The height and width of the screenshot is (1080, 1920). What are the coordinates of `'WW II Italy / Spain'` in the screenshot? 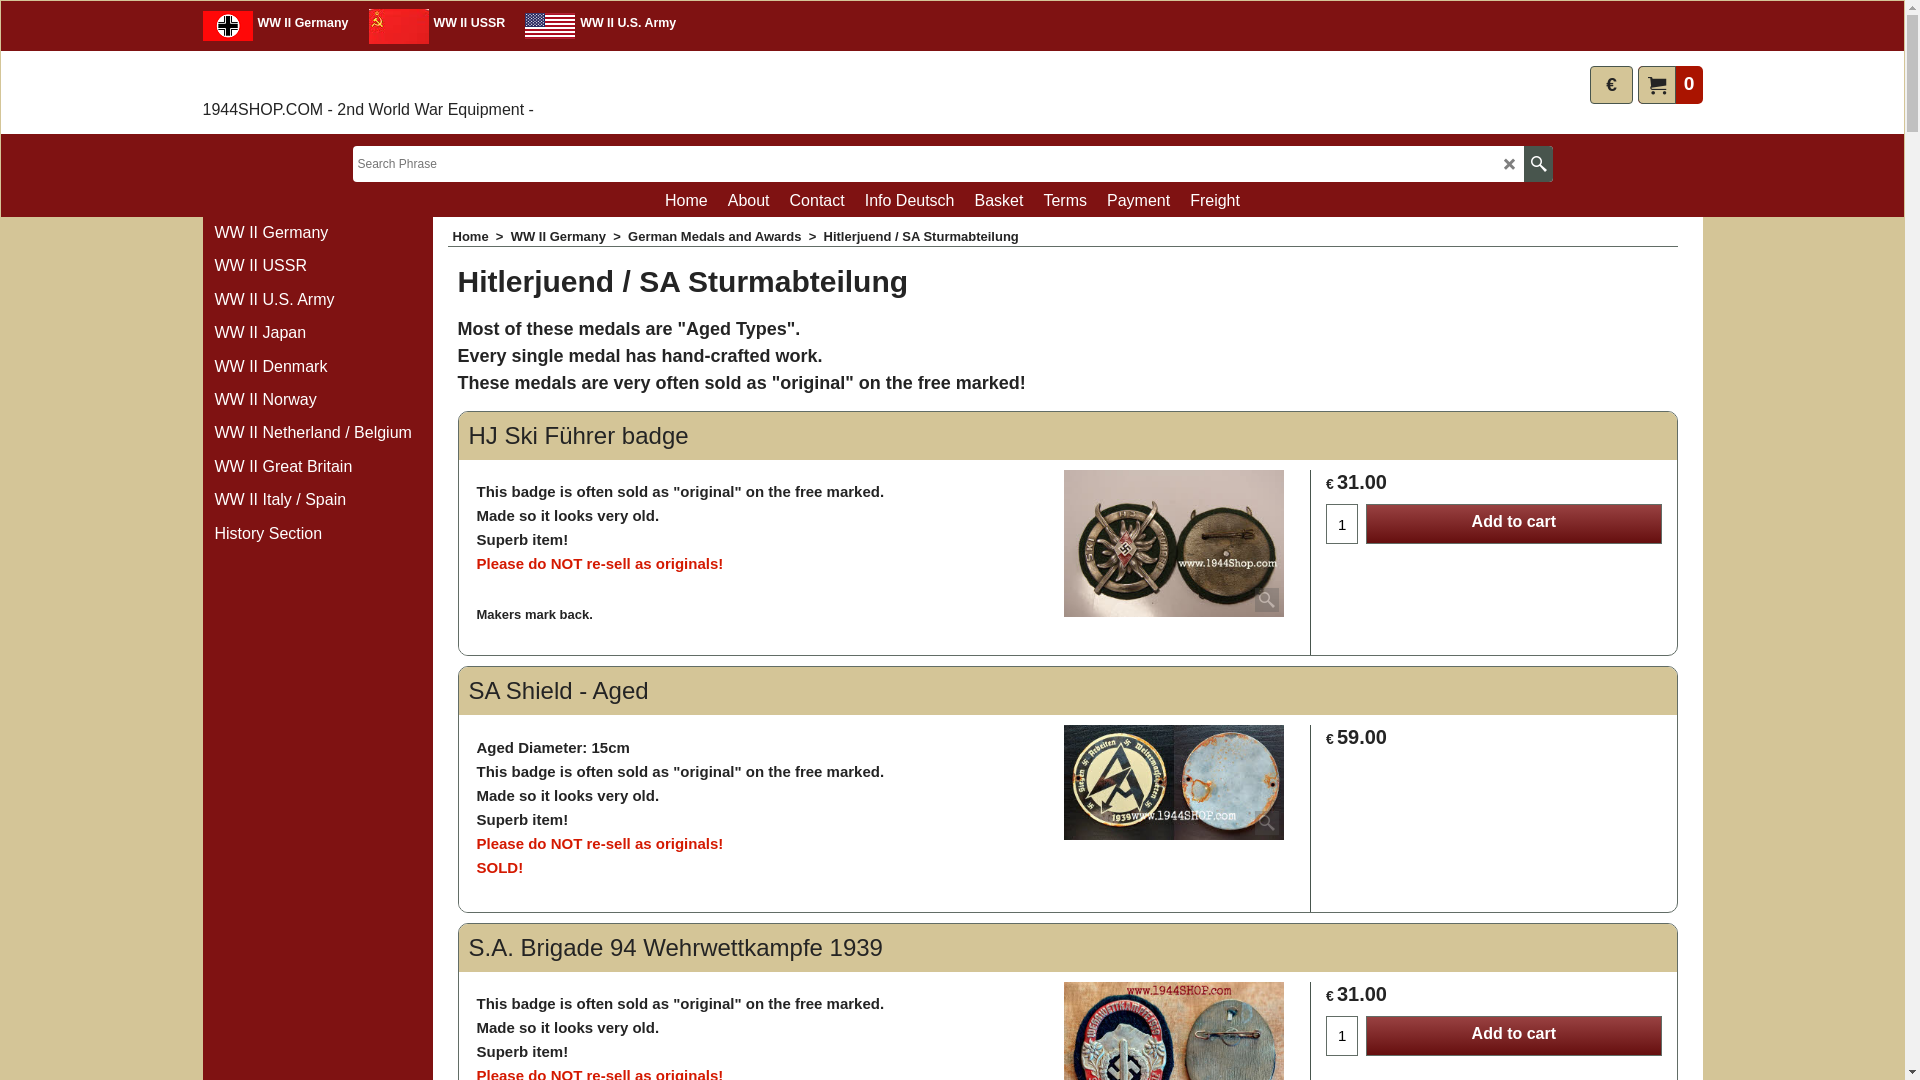 It's located at (211, 499).